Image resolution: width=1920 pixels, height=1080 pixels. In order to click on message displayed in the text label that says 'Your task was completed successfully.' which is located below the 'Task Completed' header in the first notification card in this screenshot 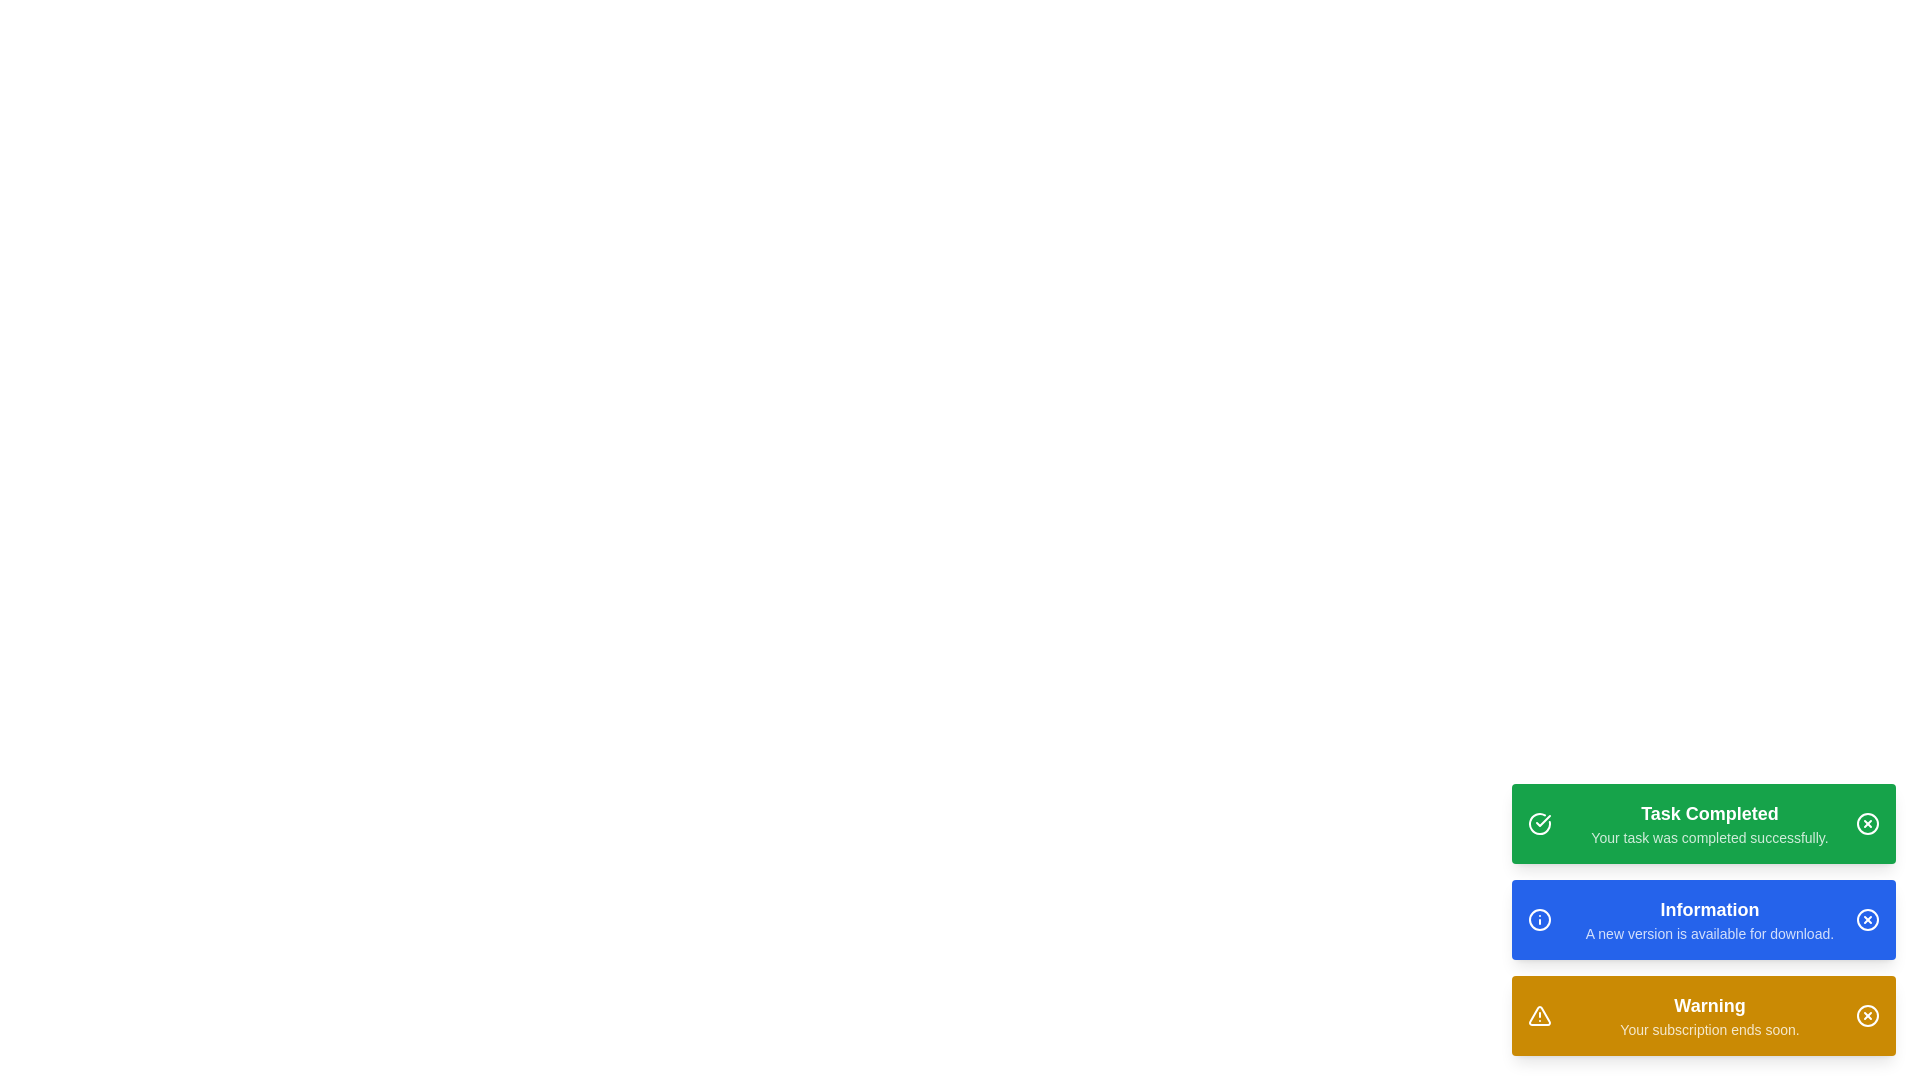, I will do `click(1708, 837)`.